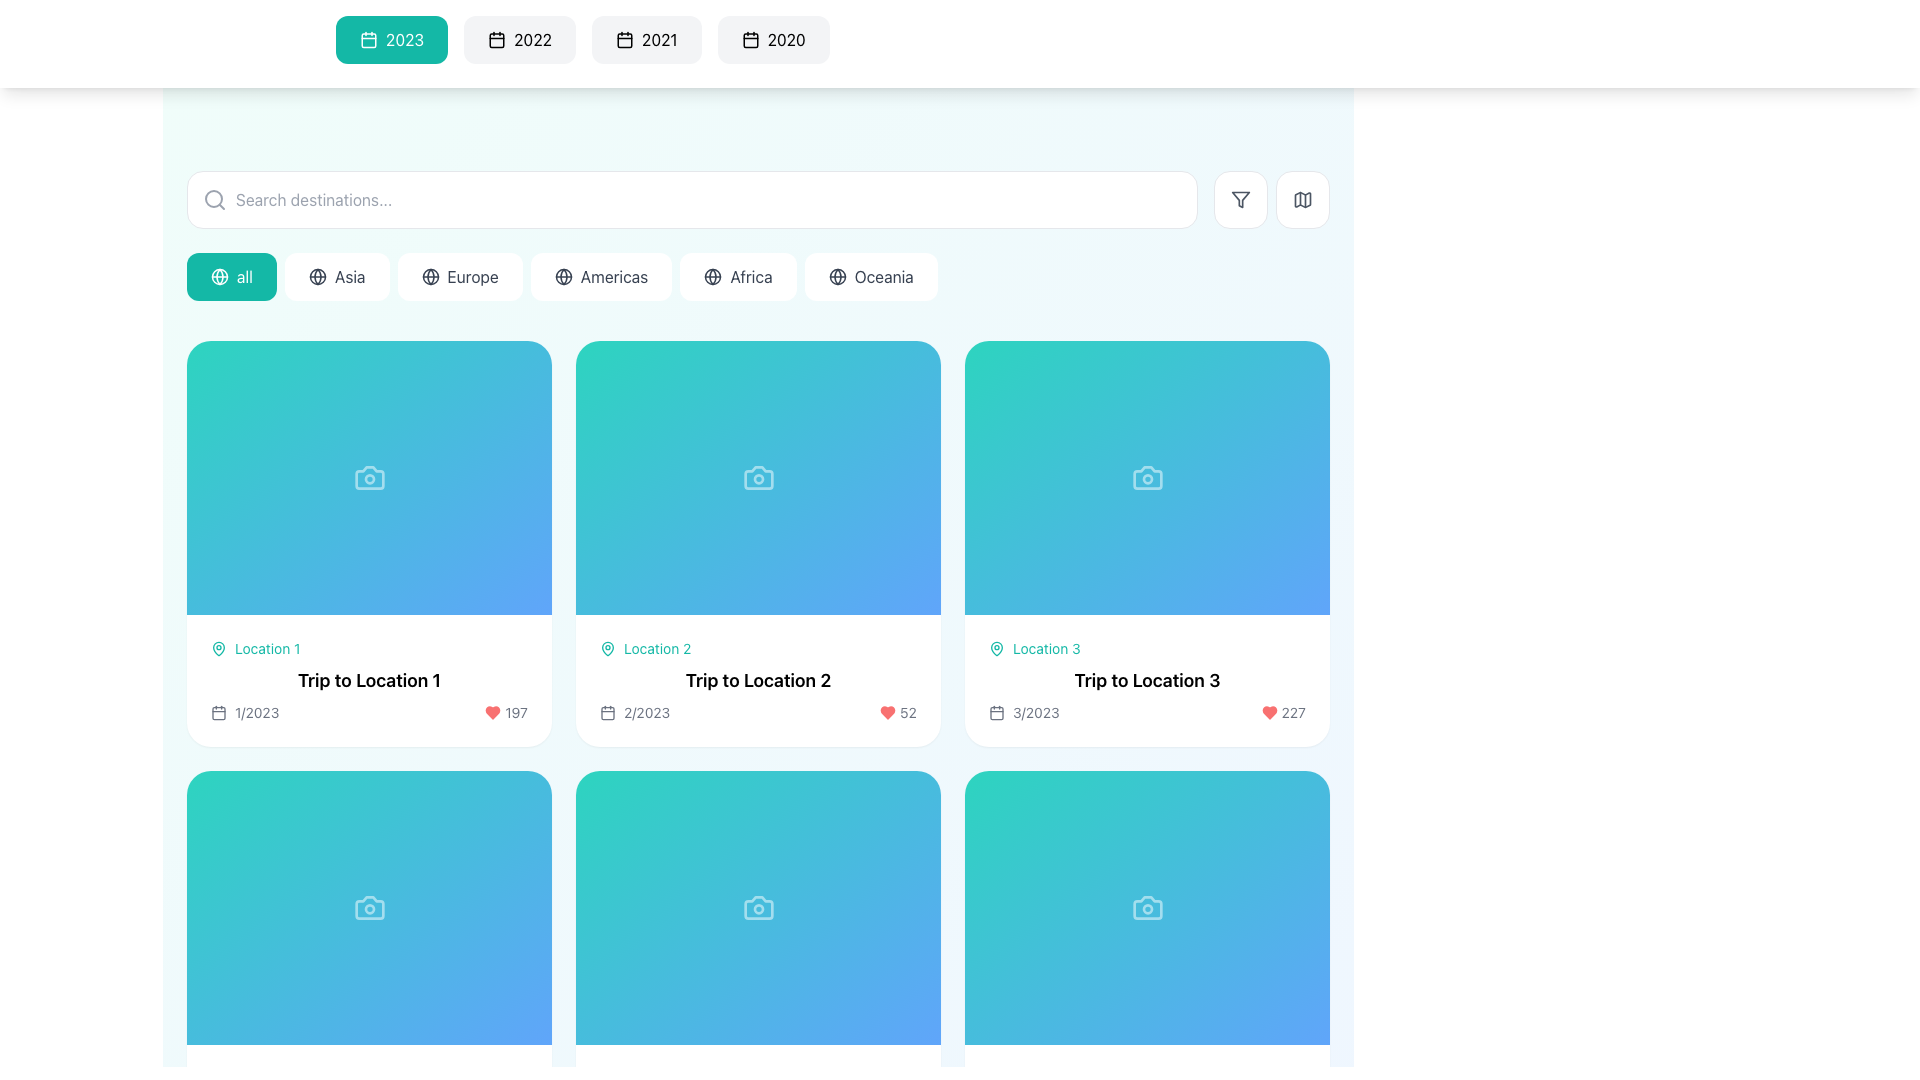 The width and height of the screenshot is (1920, 1080). What do you see at coordinates (737, 277) in the screenshot?
I see `the pill-shaped button labeled 'Africa' with a globe icon, positioned as the fifth button from the left in a horizontally scrollable list of options` at bounding box center [737, 277].